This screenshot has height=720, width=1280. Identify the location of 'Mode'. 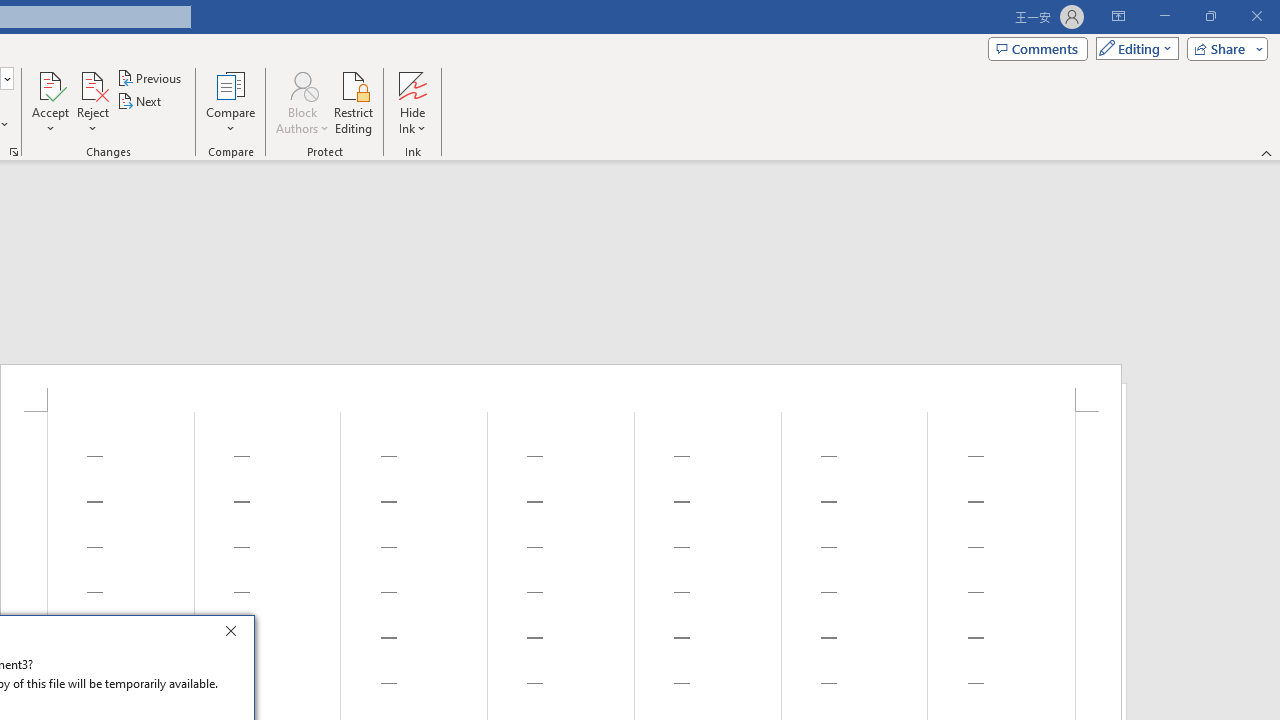
(1133, 47).